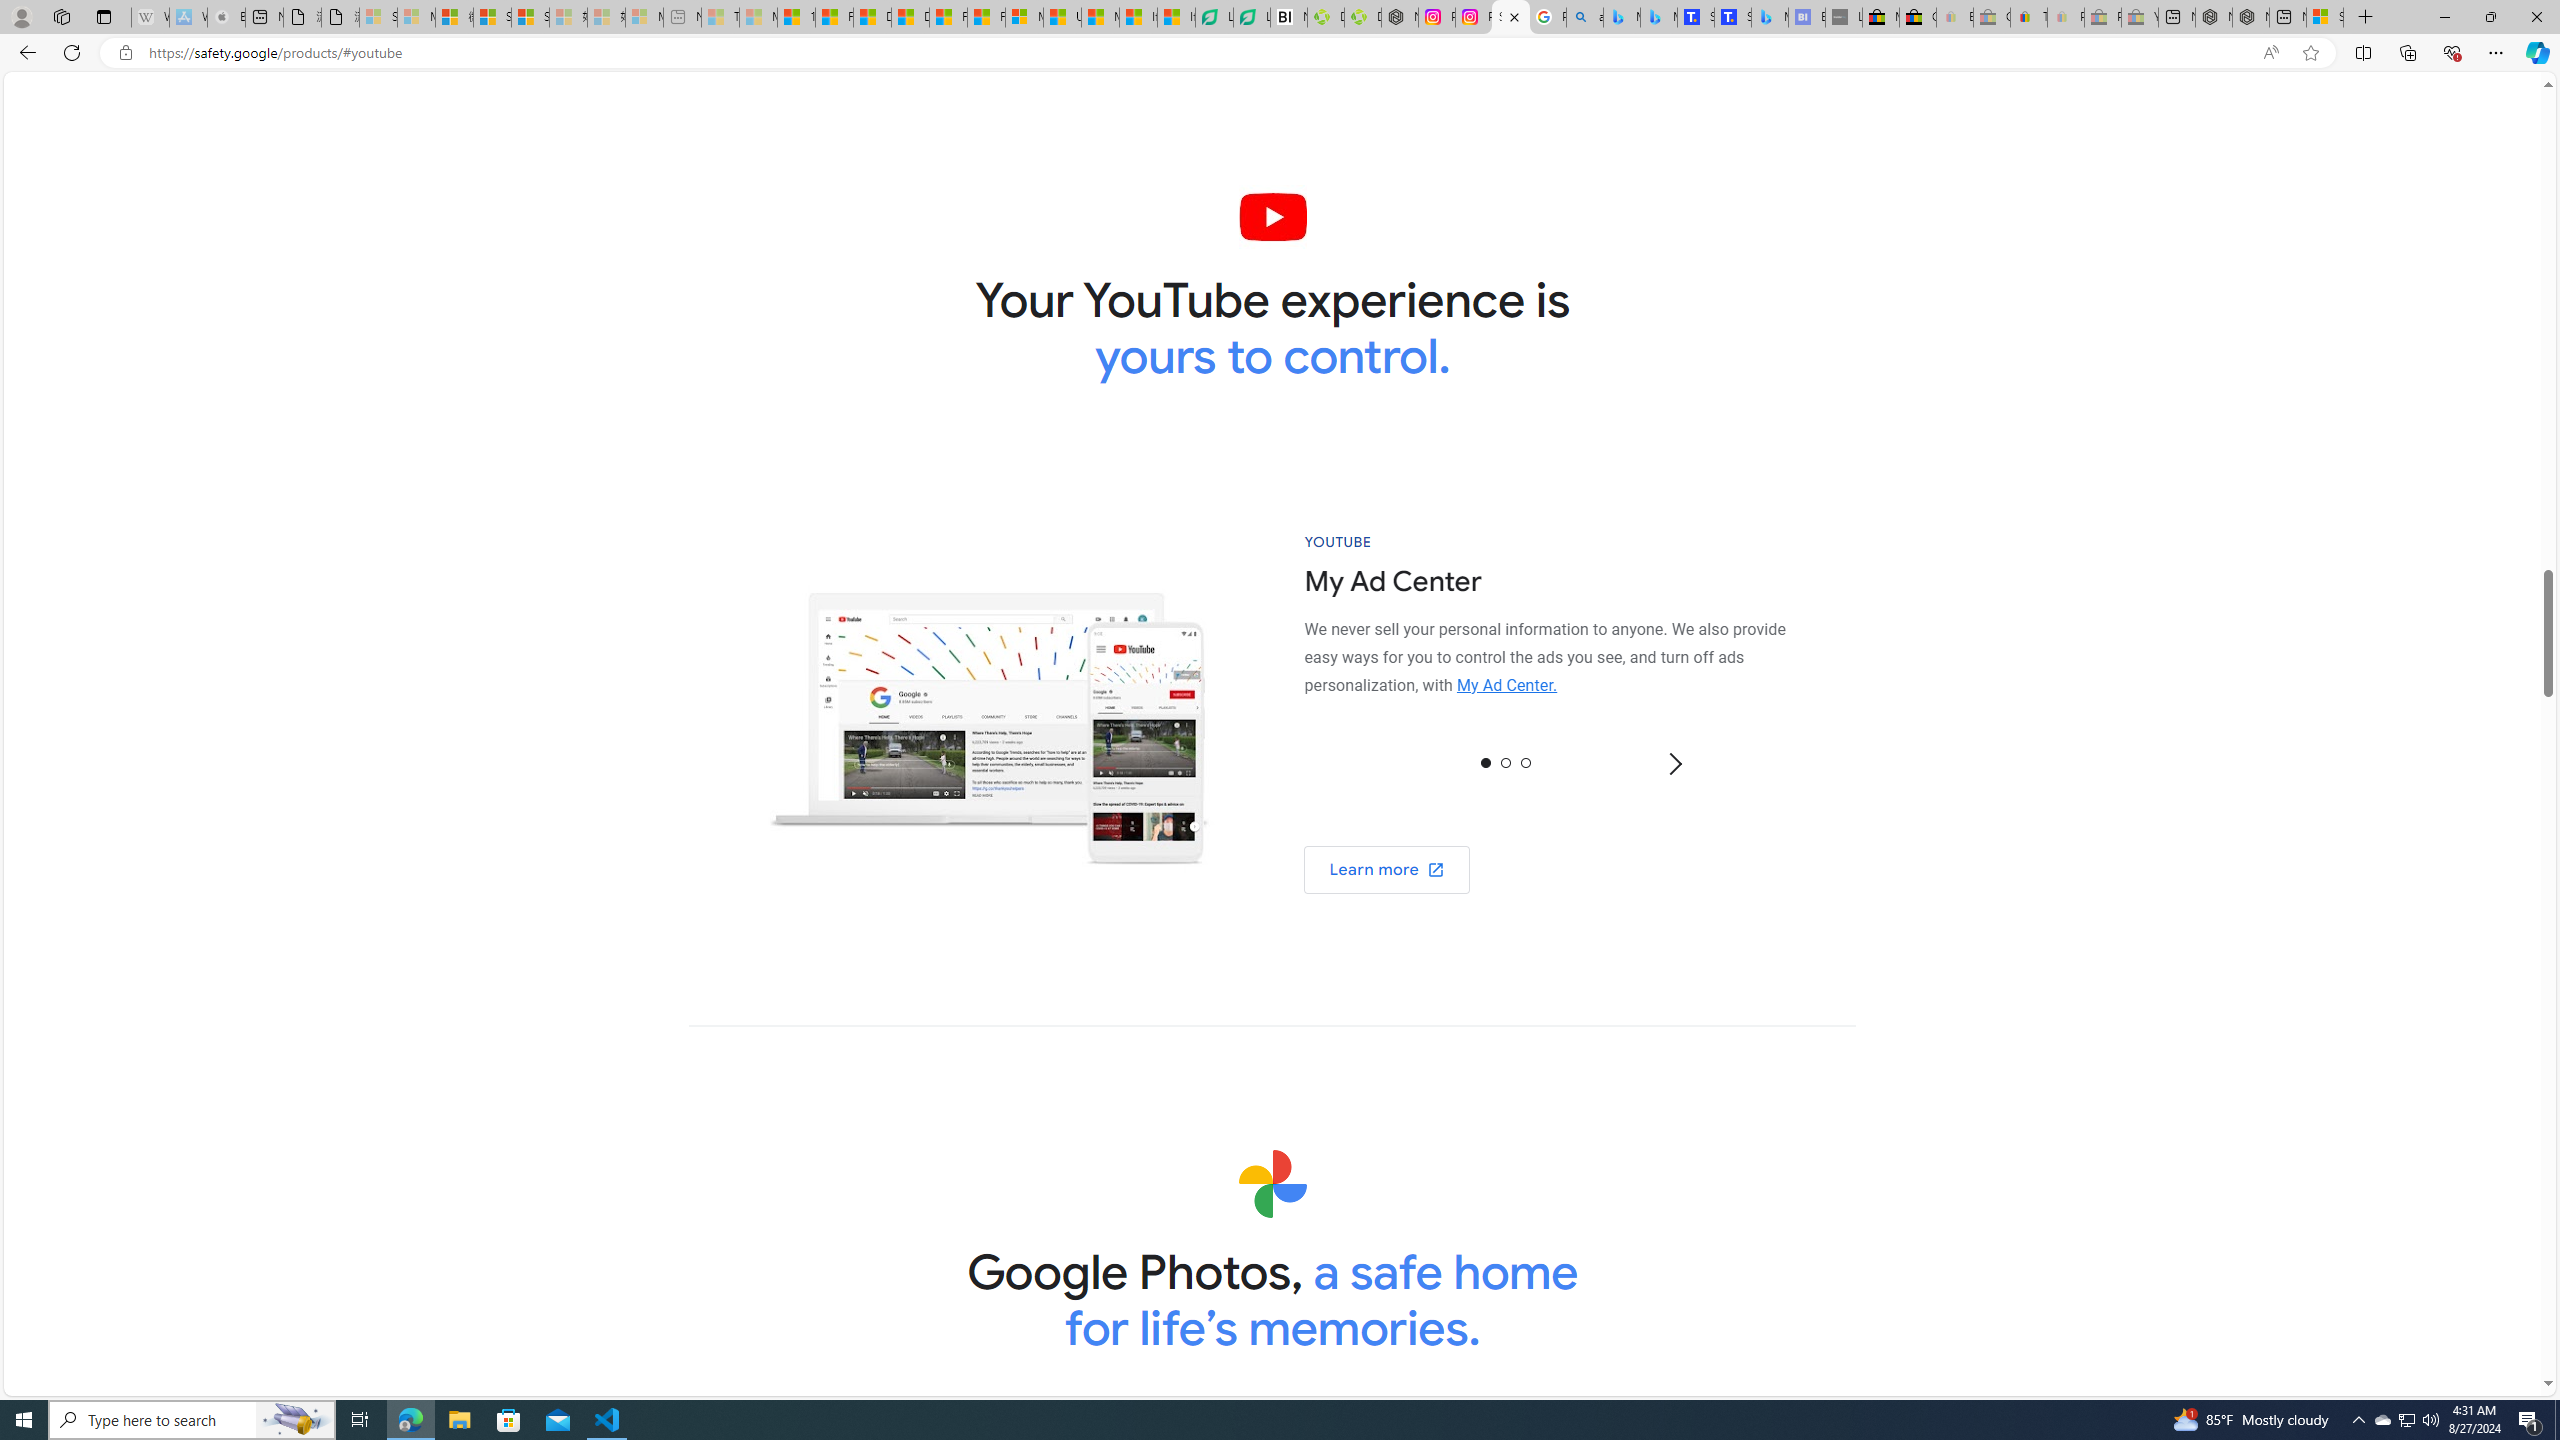 The image size is (2560, 1440). I want to click on 'Marine life - MSN - Sleeping', so click(758, 16).